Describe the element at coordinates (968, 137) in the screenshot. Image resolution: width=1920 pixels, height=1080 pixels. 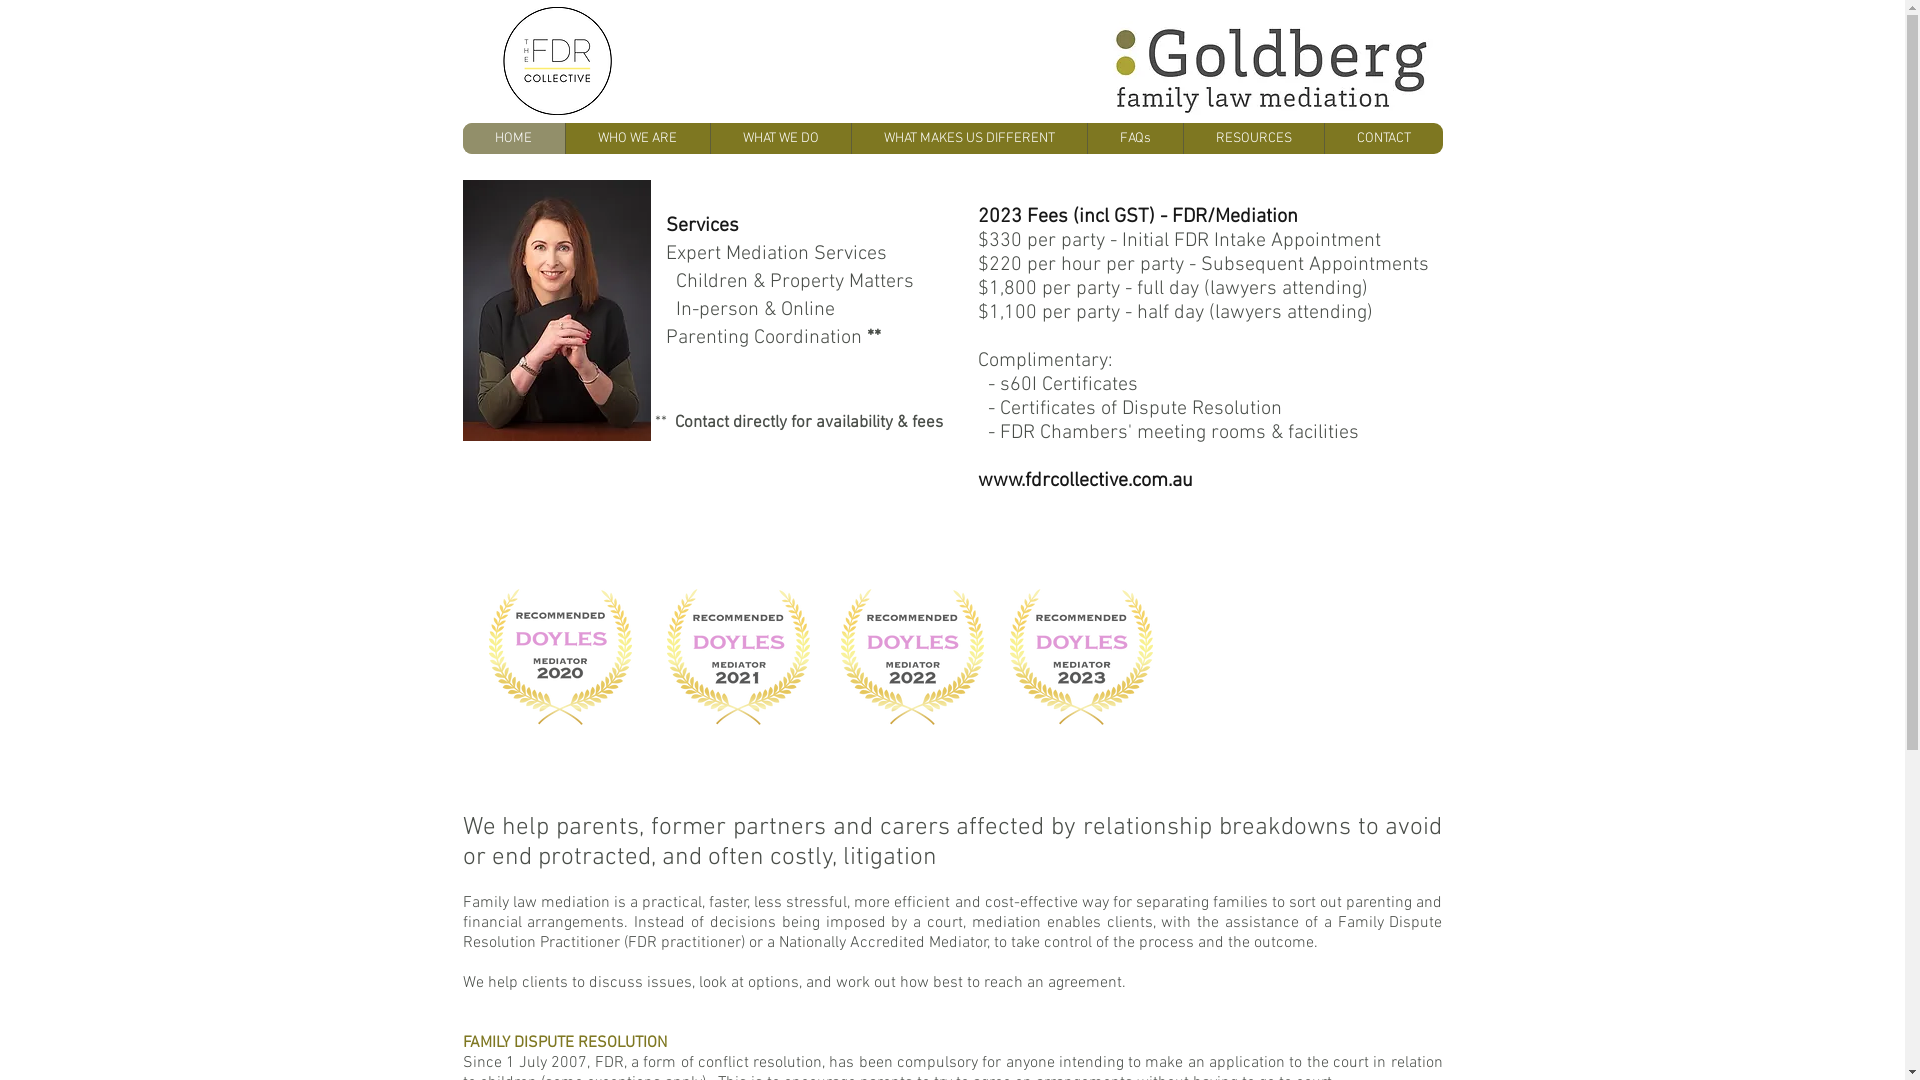
I see `'WHAT MAKES US DIFFERENT'` at that location.